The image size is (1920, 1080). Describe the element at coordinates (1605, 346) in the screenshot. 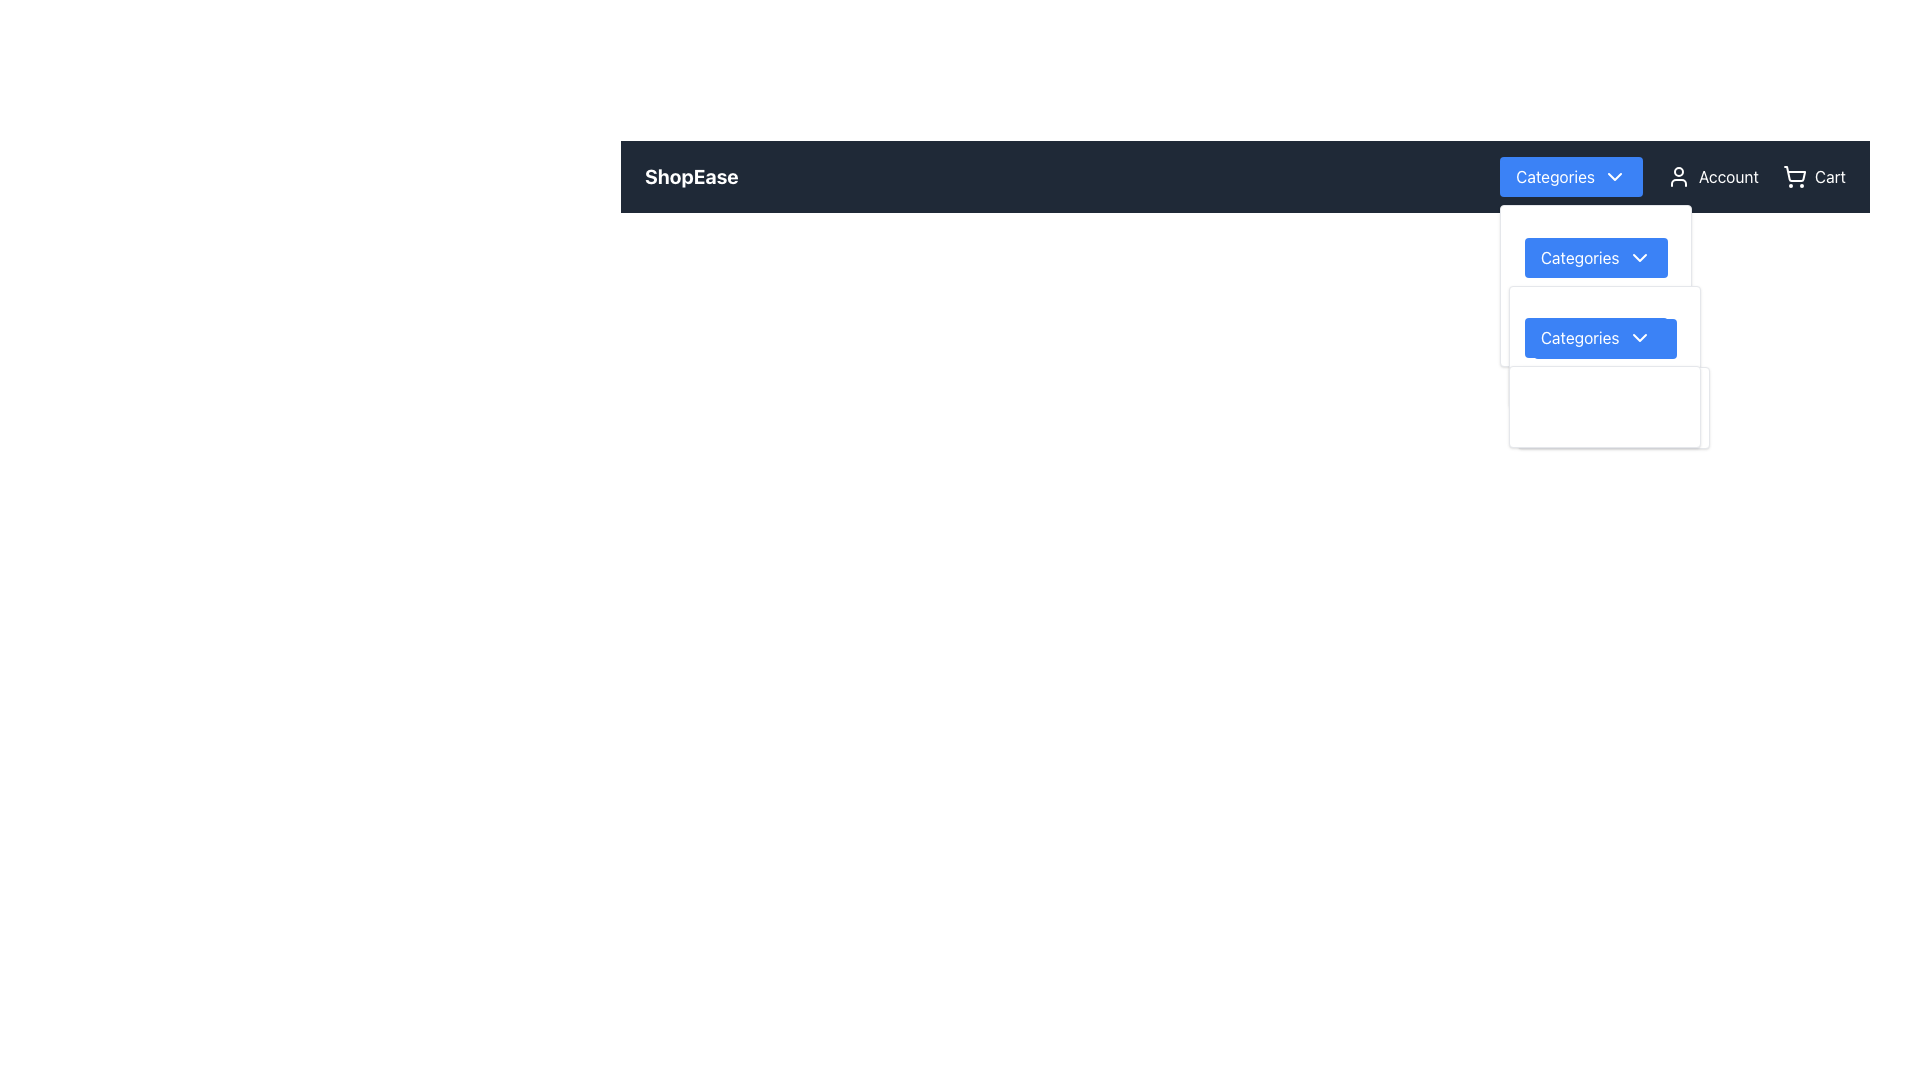

I see `the second 'Categories' button in the dropdown menu to interact` at that location.